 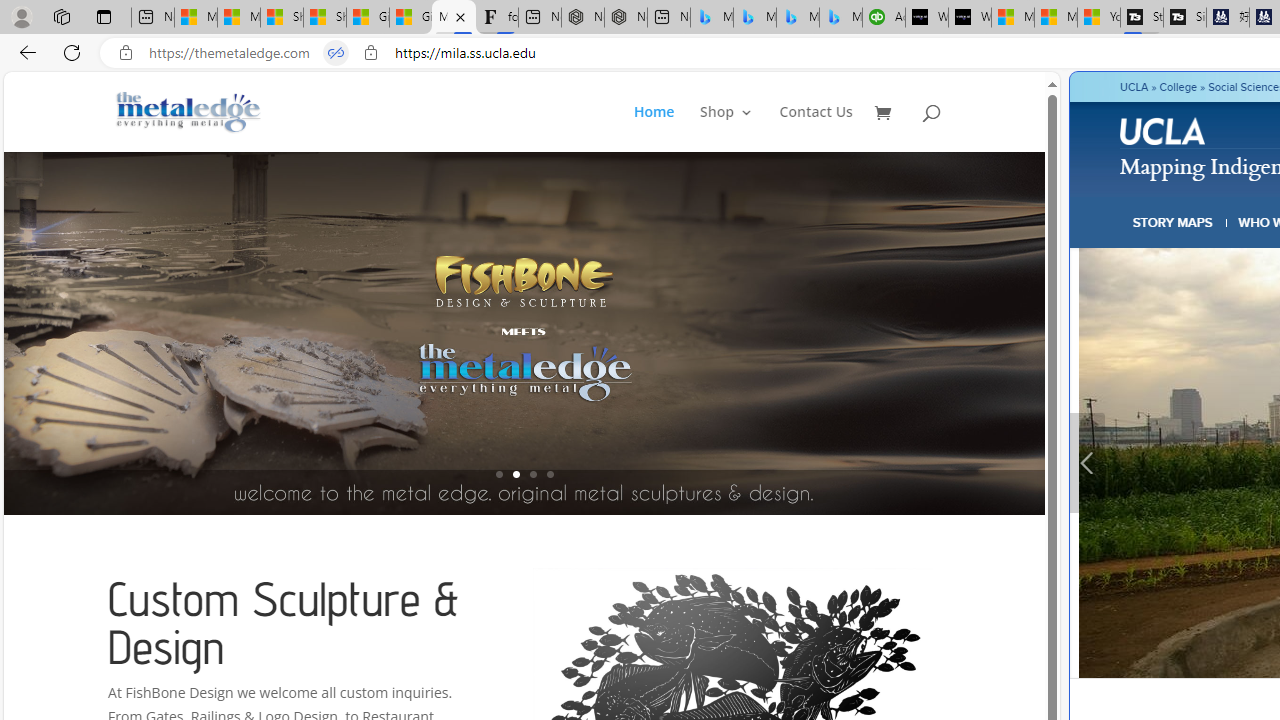 What do you see at coordinates (654, 128) in the screenshot?
I see `'Home'` at bounding box center [654, 128].